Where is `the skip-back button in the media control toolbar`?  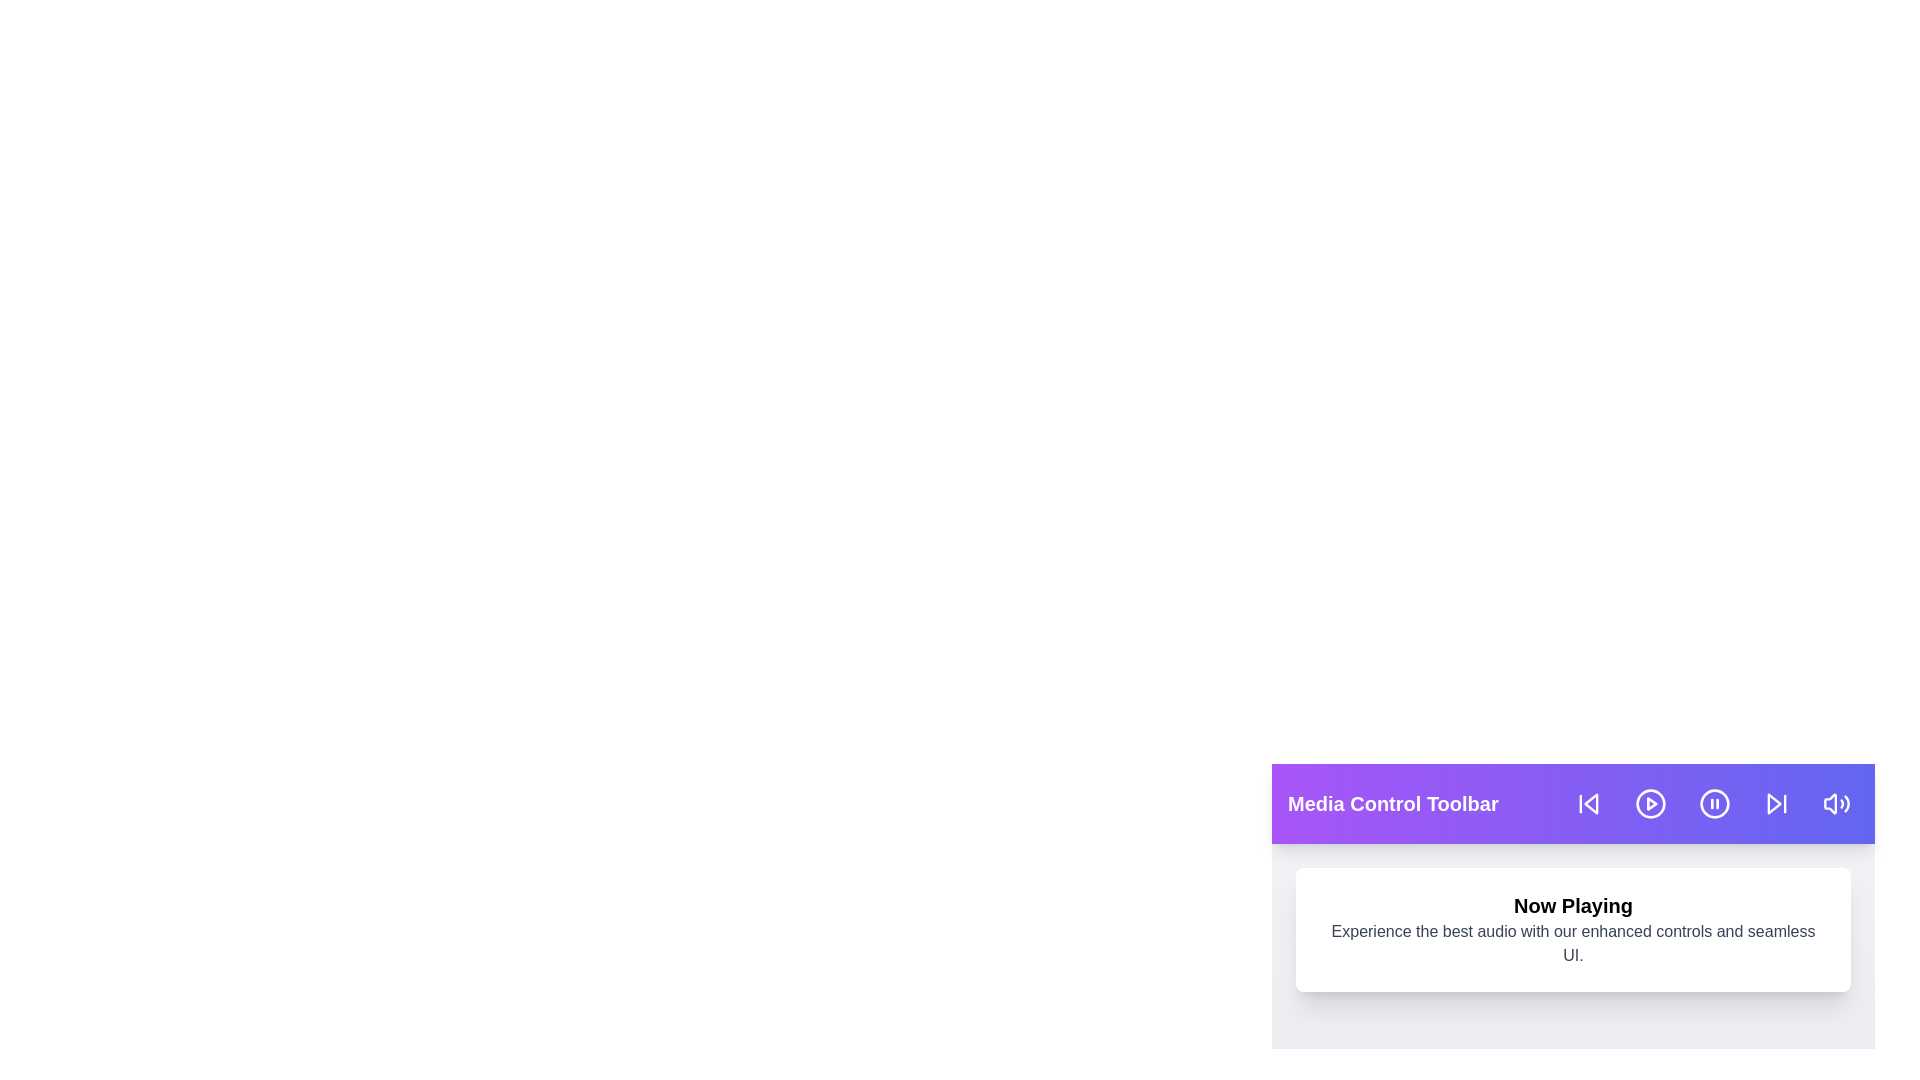
the skip-back button in the media control toolbar is located at coordinates (1587, 802).